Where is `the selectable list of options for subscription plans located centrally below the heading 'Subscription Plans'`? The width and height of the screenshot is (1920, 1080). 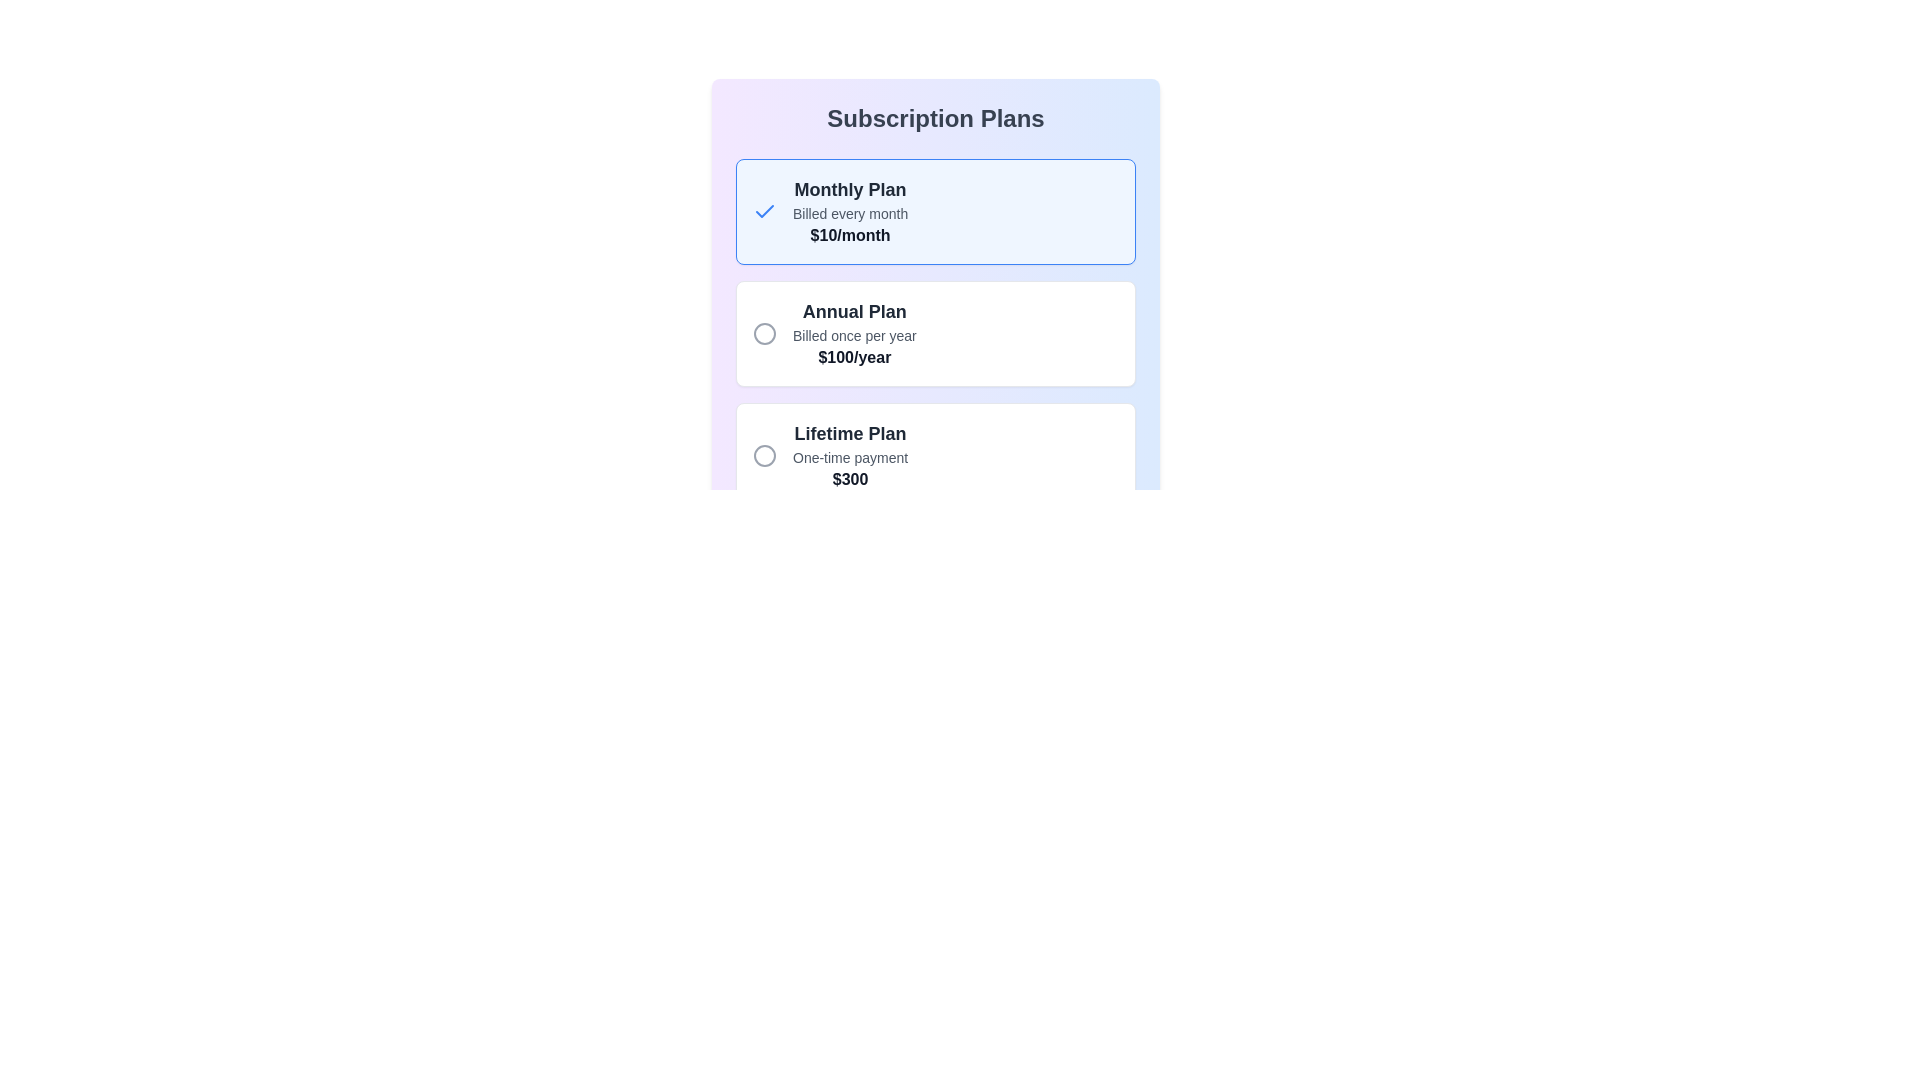 the selectable list of options for subscription plans located centrally below the heading 'Subscription Plans' is located at coordinates (935, 272).